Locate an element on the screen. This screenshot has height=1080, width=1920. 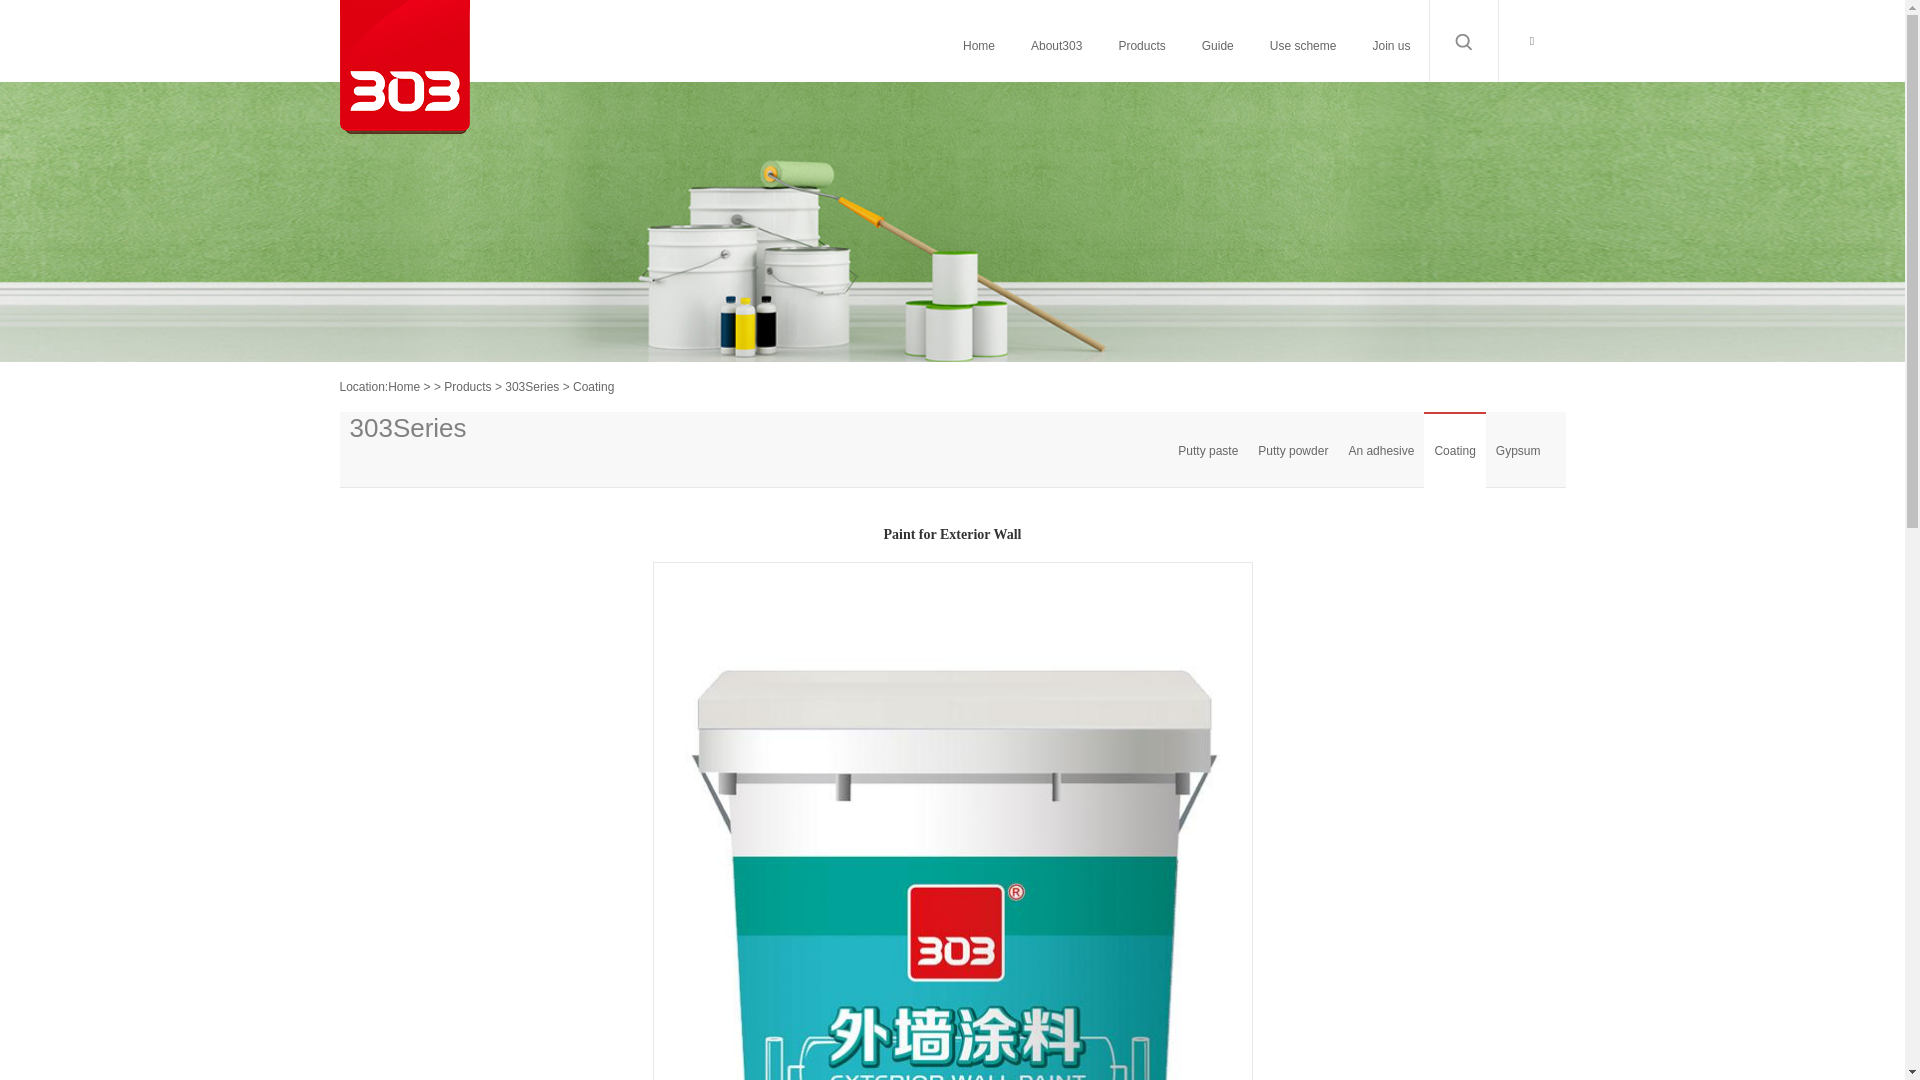
'Gypsum' is located at coordinates (1486, 450).